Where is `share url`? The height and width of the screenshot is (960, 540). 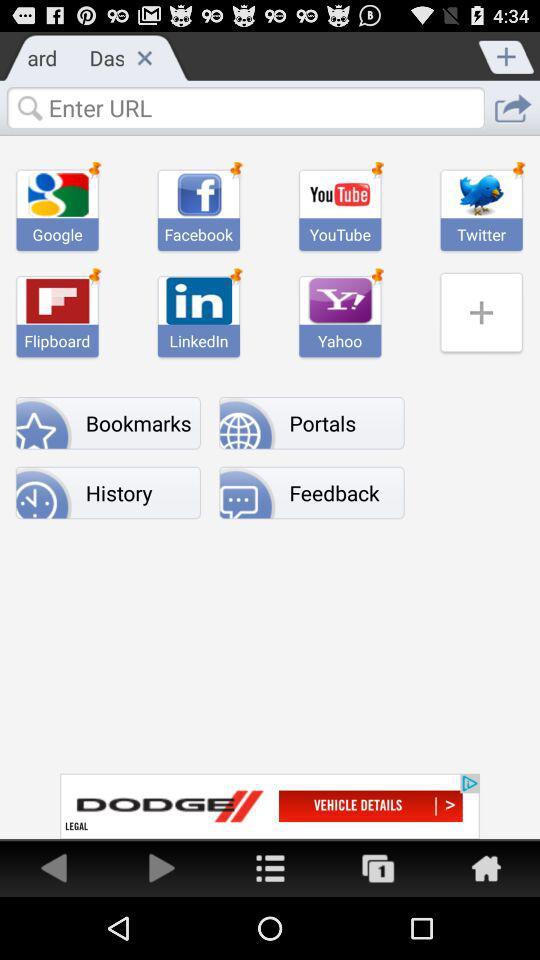 share url is located at coordinates (512, 107).